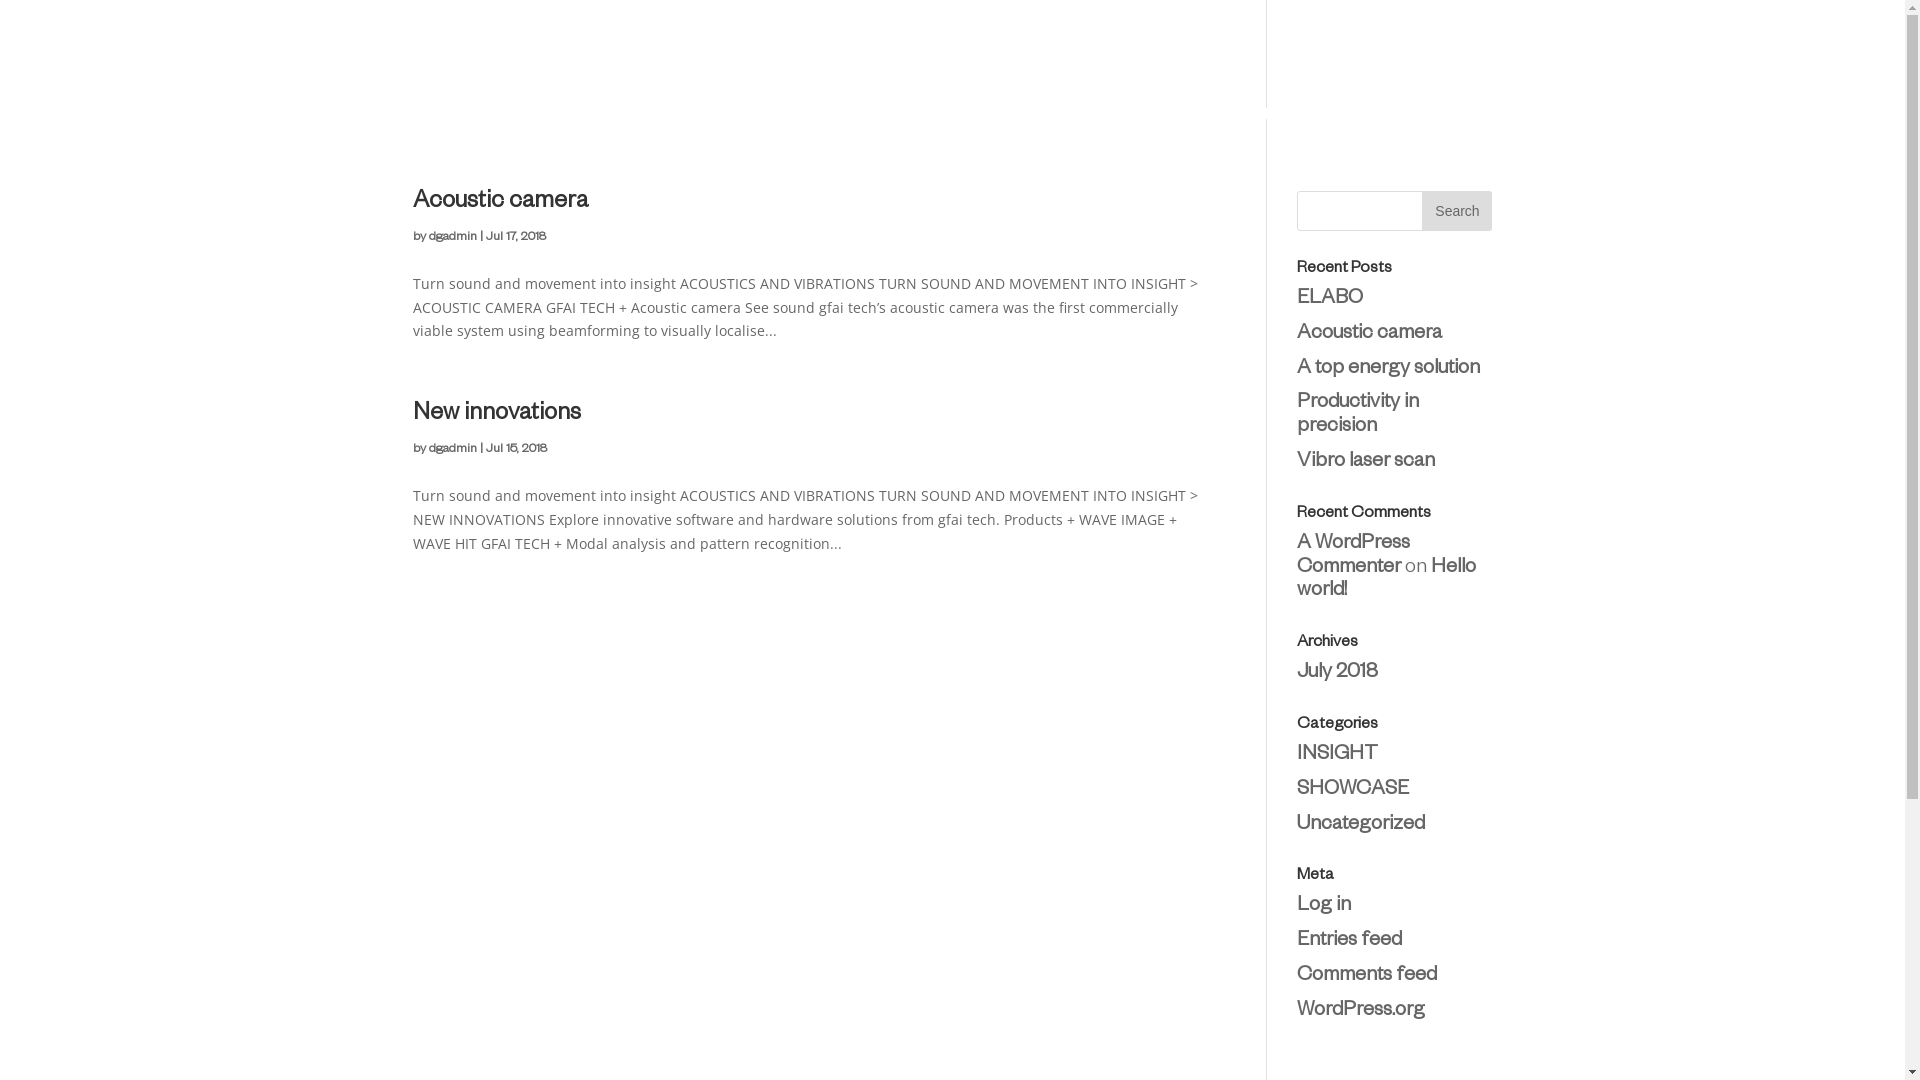  What do you see at coordinates (1385, 581) in the screenshot?
I see `'Hello world!'` at bounding box center [1385, 581].